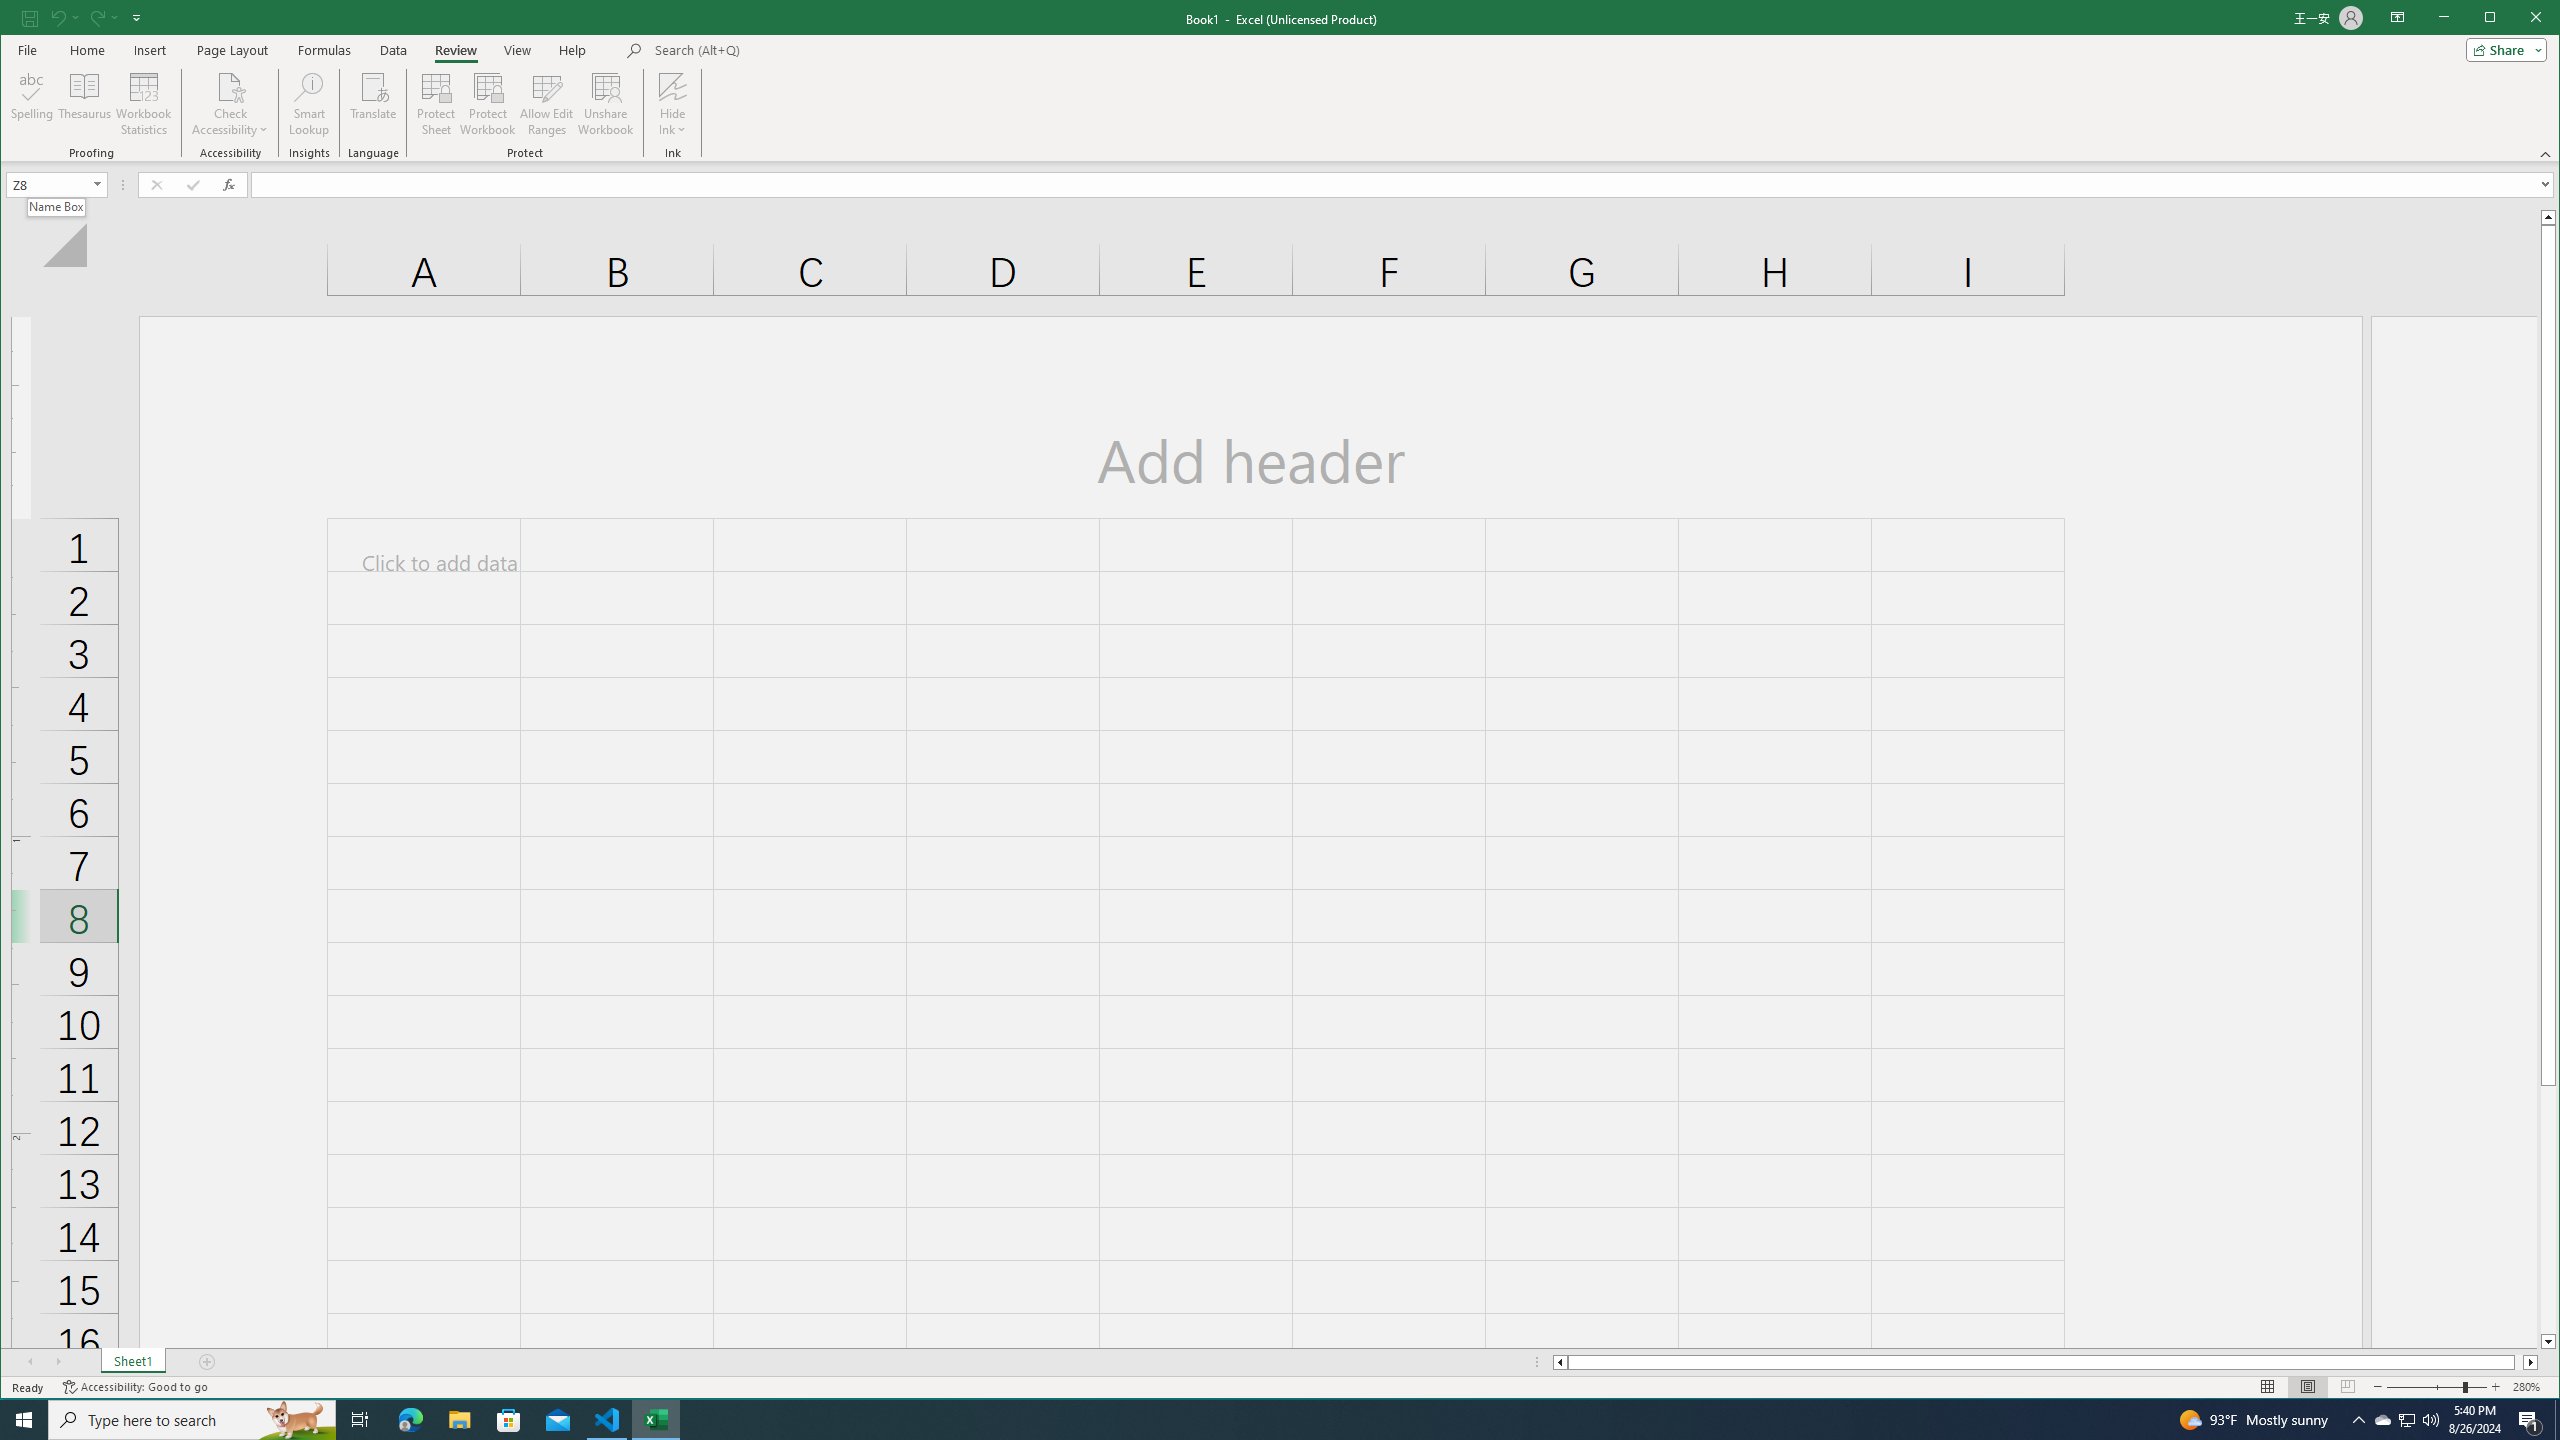 Image resolution: width=2560 pixels, height=1440 pixels. I want to click on 'Action Center, 1 new notification', so click(2530, 1418).